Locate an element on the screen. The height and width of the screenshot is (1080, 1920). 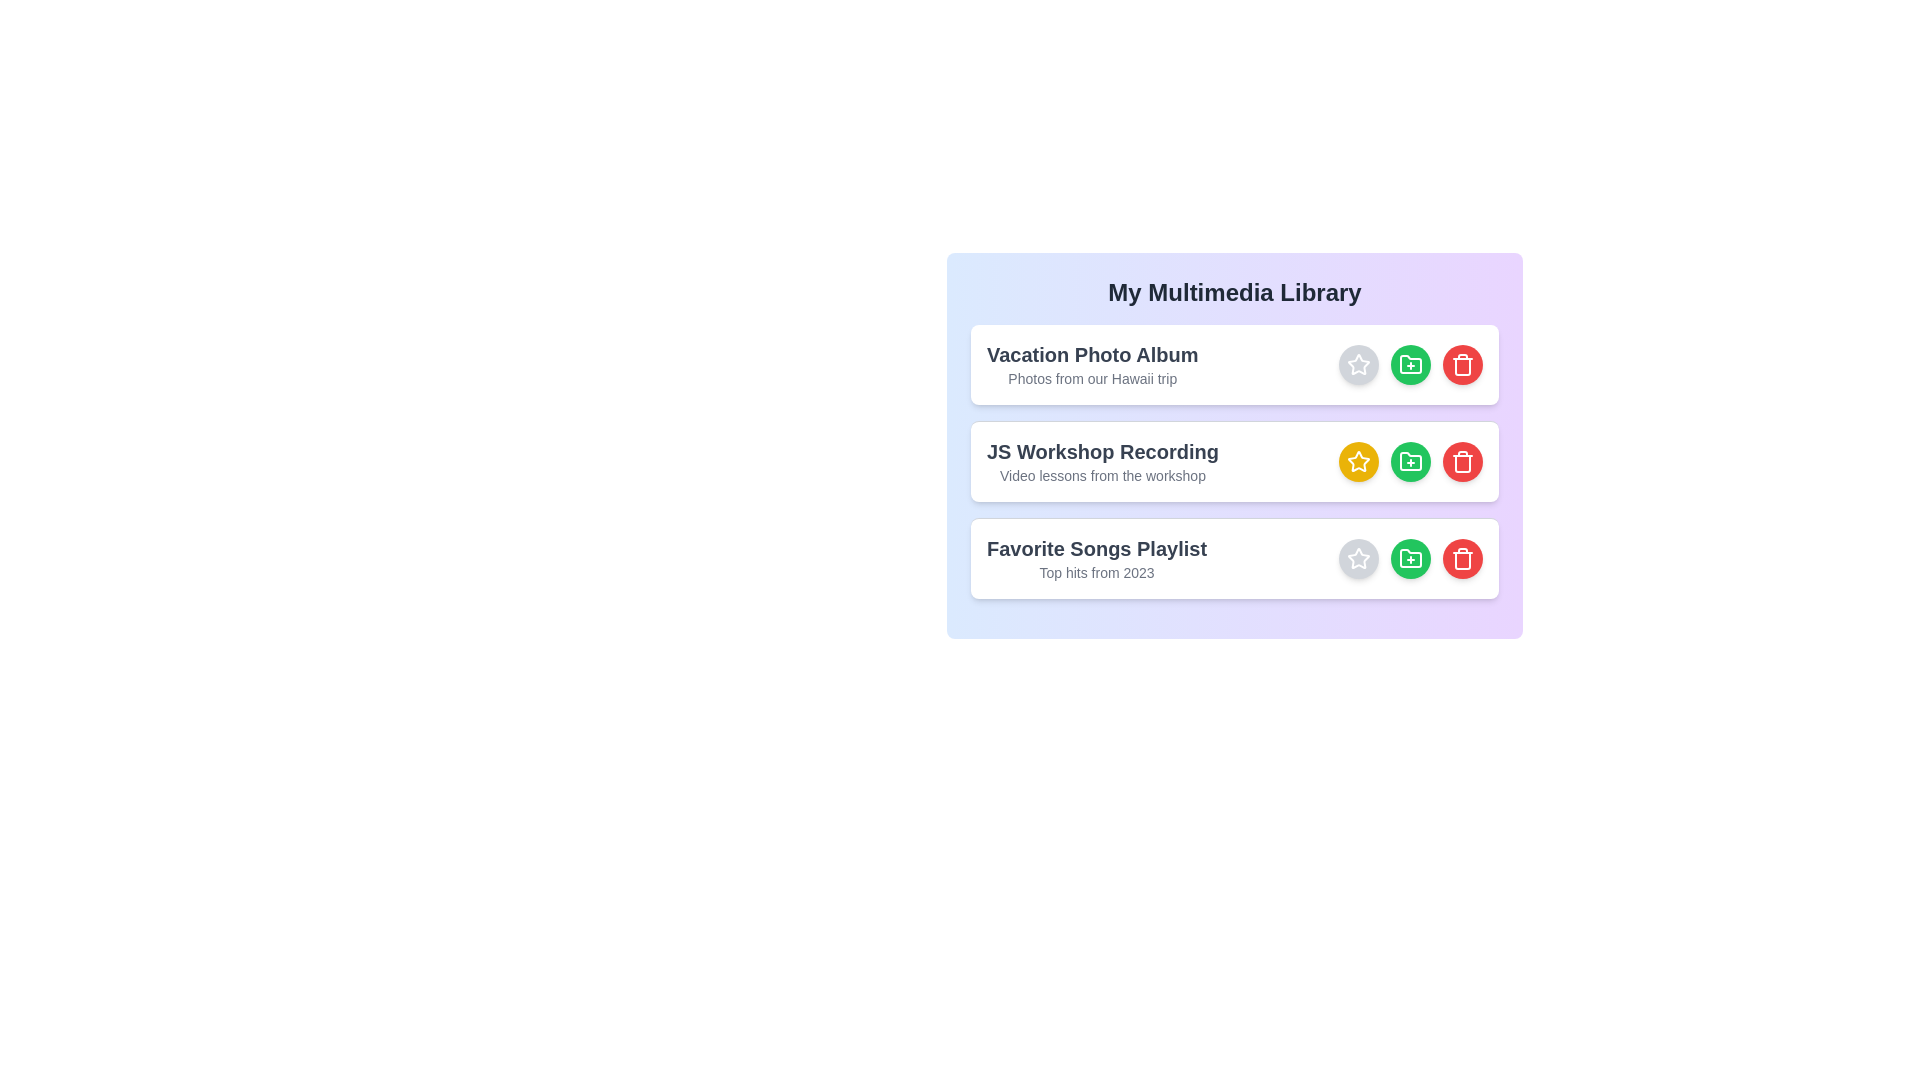
the circular green button with a white folder and plus icon, located in the 'Favorite Songs Playlist' section is located at coordinates (1410, 559).